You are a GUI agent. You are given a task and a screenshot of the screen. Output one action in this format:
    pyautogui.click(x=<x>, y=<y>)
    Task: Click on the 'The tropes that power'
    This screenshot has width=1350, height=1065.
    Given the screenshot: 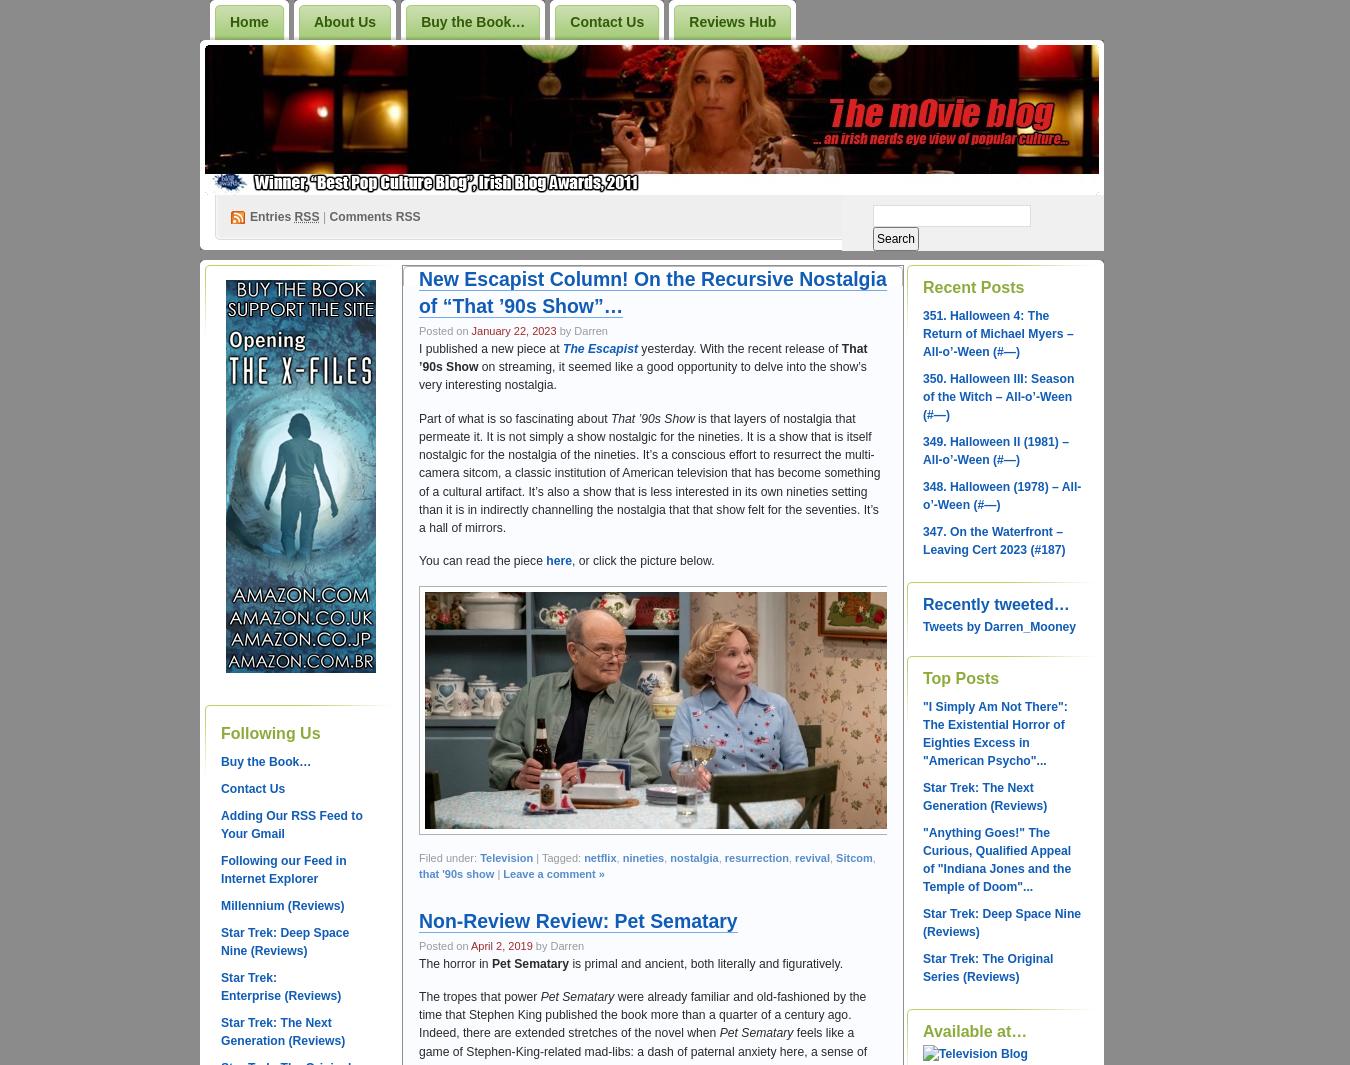 What is the action you would take?
    pyautogui.click(x=478, y=995)
    